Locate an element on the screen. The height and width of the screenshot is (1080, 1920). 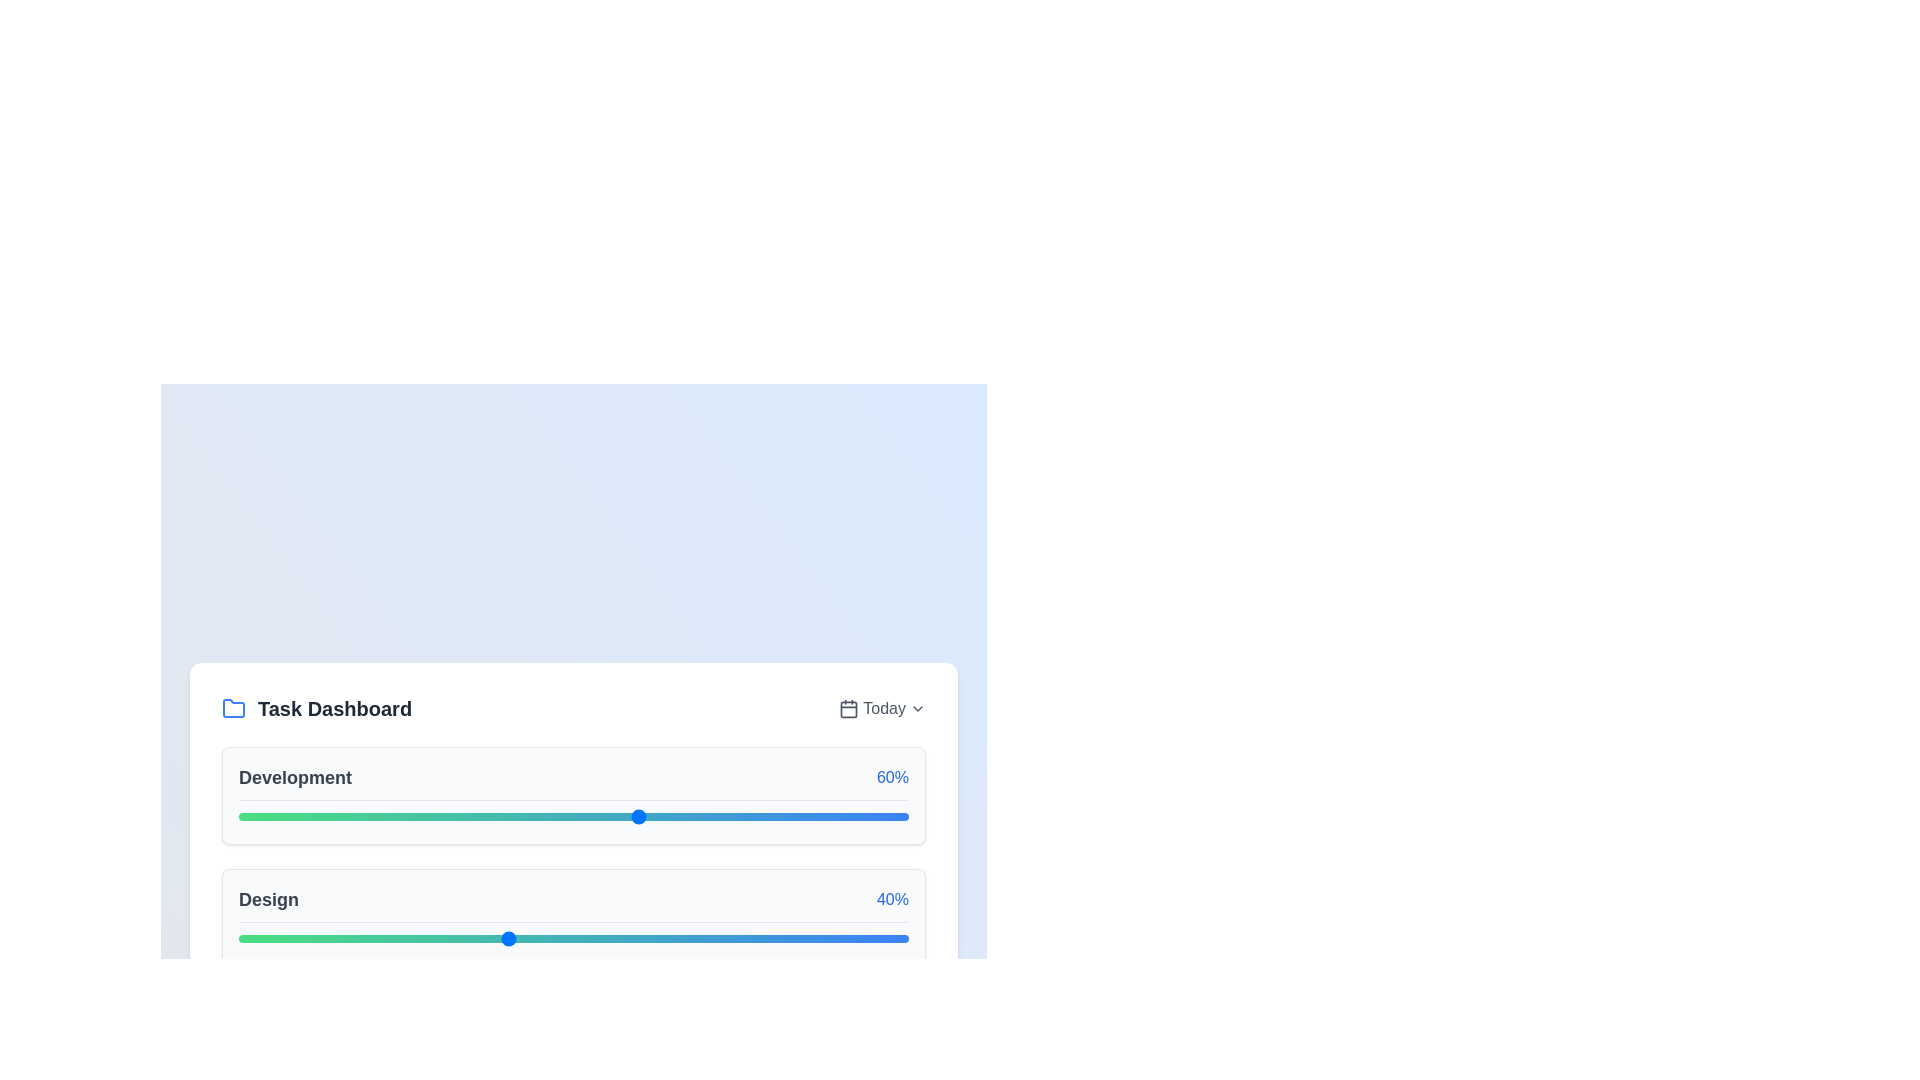
the slider value is located at coordinates (667, 1059).